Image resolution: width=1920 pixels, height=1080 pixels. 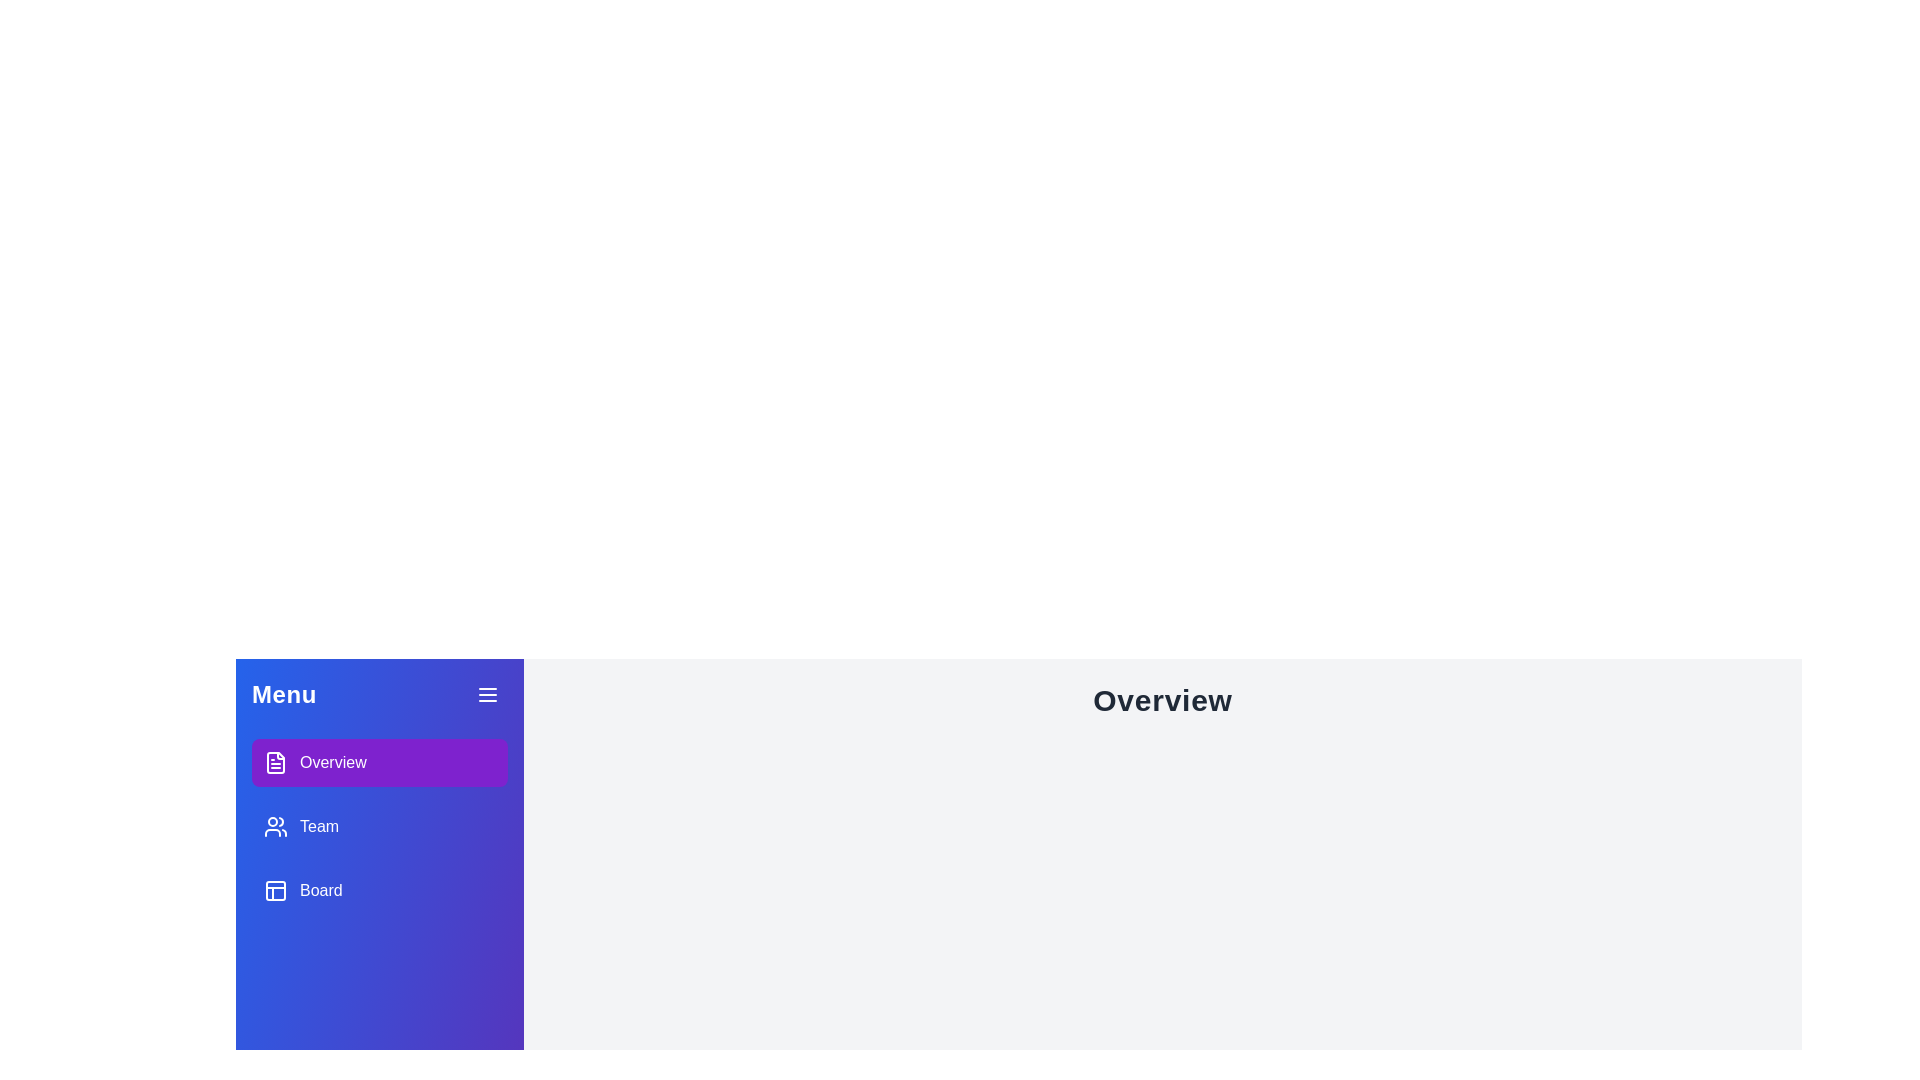 What do you see at coordinates (488, 693) in the screenshot?
I see `the menu icon button to toggle the side drawer visibility` at bounding box center [488, 693].